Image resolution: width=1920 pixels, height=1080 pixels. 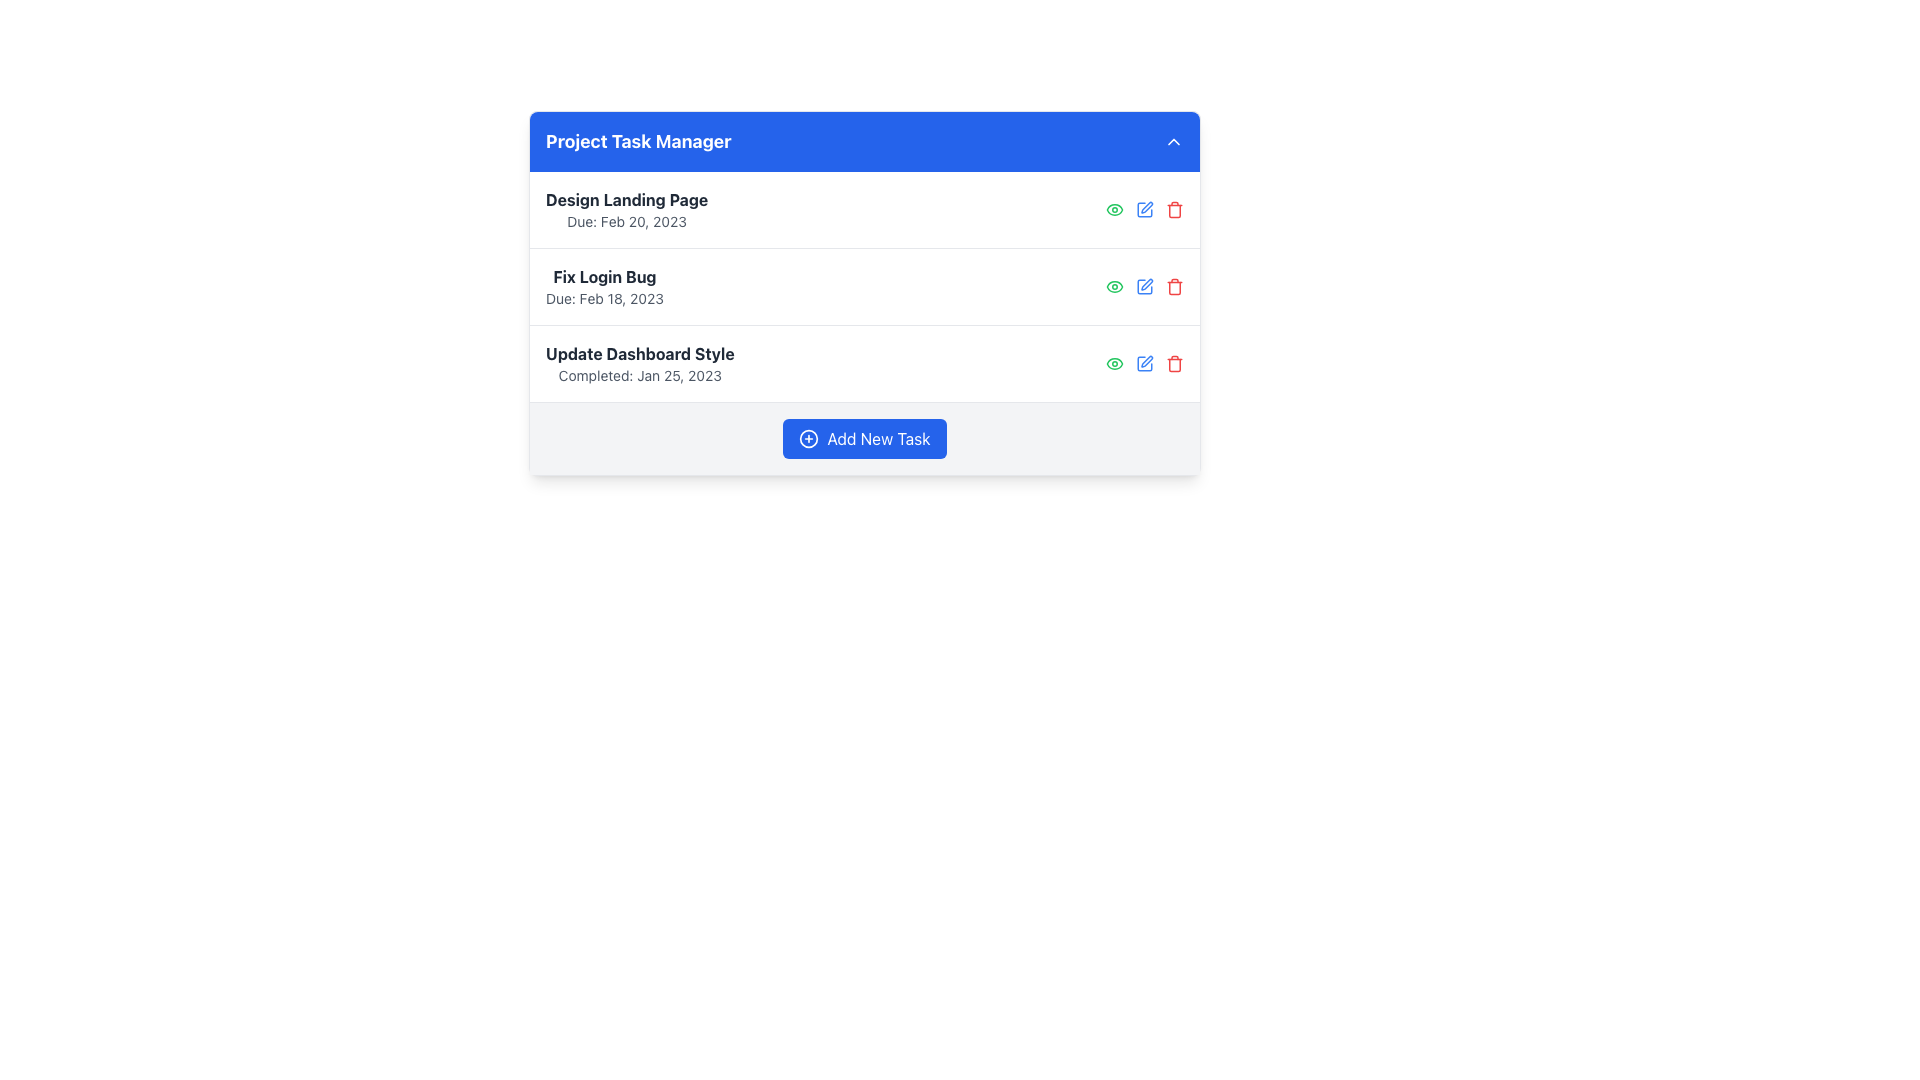 What do you see at coordinates (1175, 363) in the screenshot?
I see `the trash can icon button, which is the third interactive element in the task list interface` at bounding box center [1175, 363].